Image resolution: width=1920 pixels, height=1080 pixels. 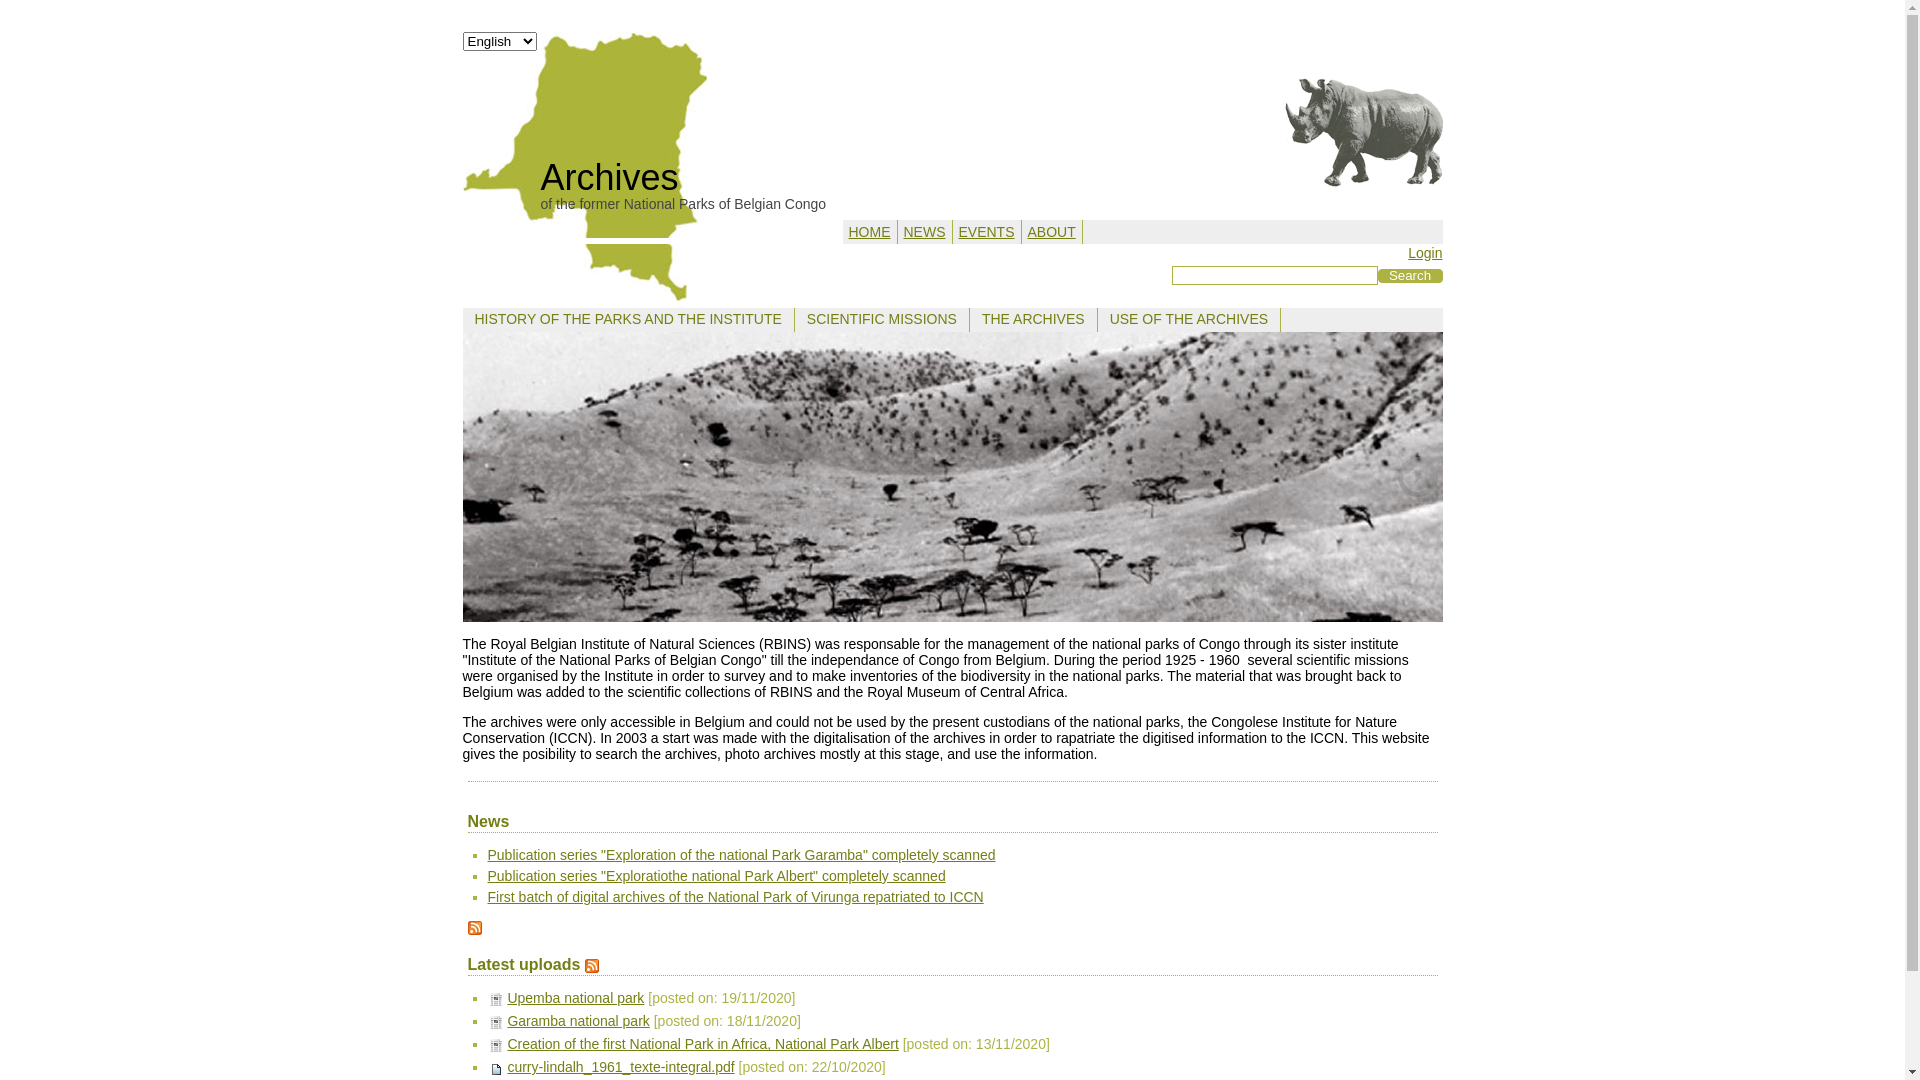 What do you see at coordinates (985, 230) in the screenshot?
I see `'EVENTS'` at bounding box center [985, 230].